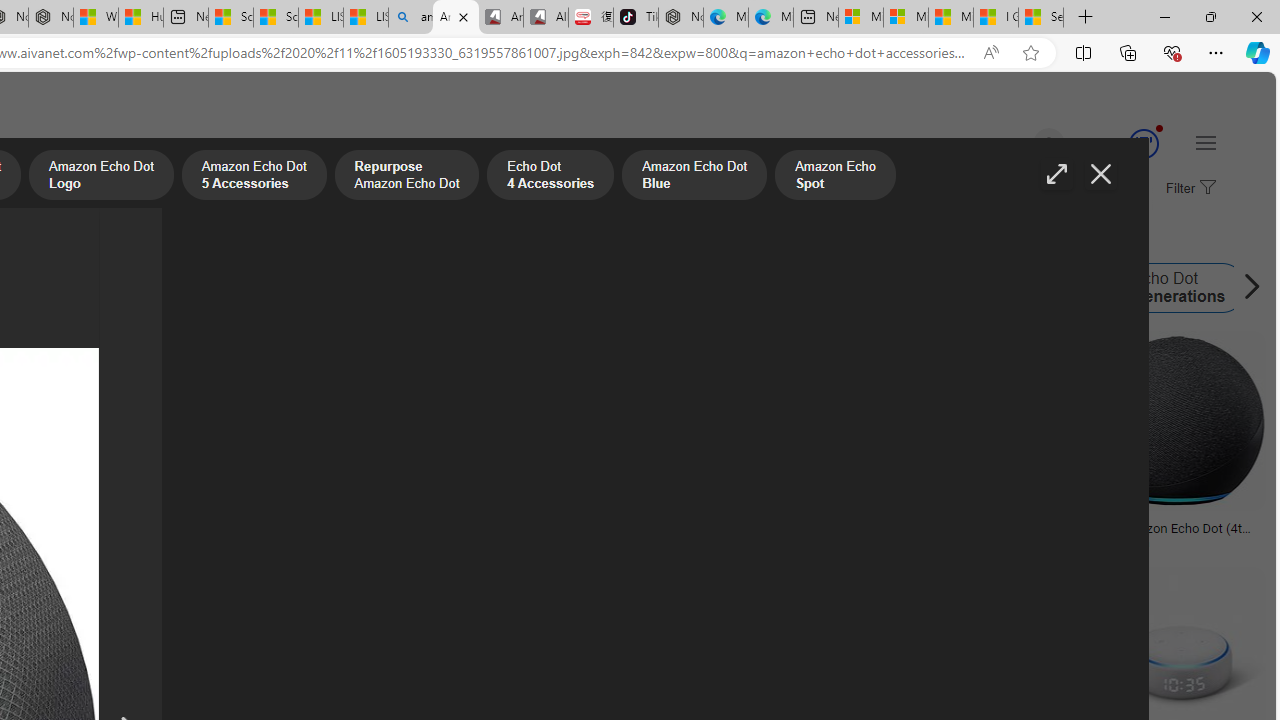 The height and width of the screenshot is (720, 1280). Describe the element at coordinates (1245, 288) in the screenshot. I see `'Scroll right'` at that location.